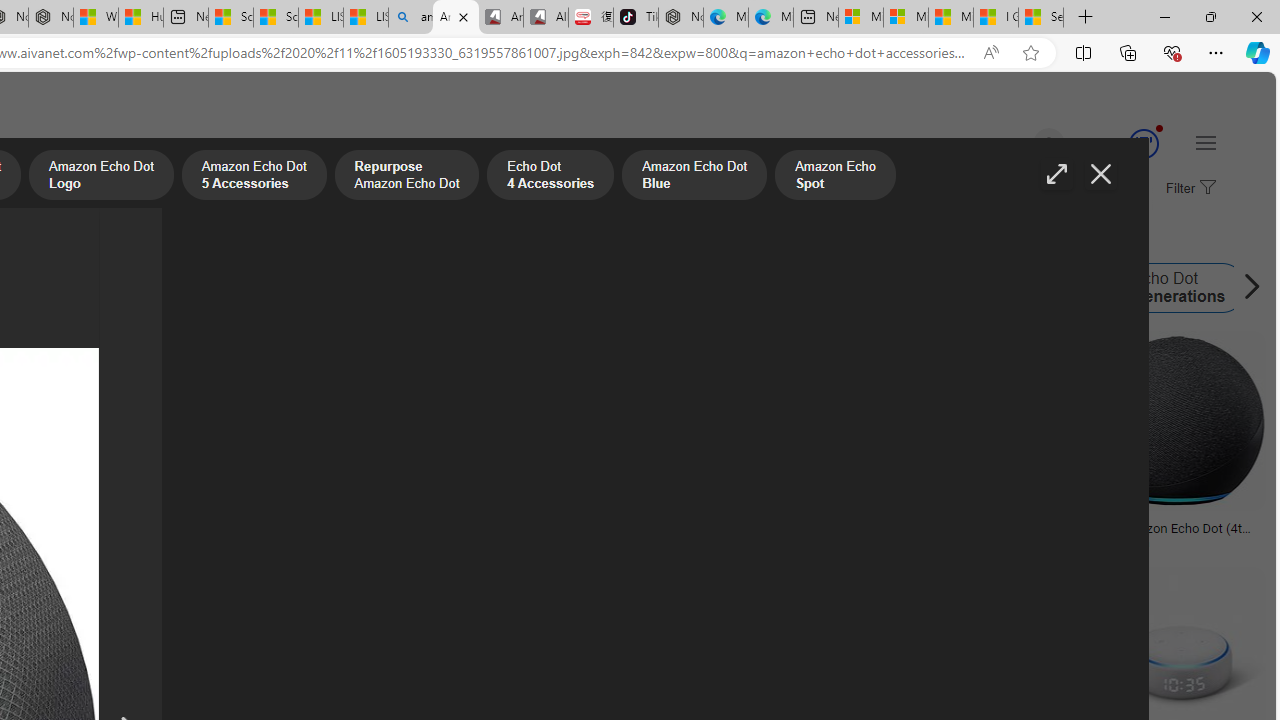 The height and width of the screenshot is (720, 1280). Describe the element at coordinates (1245, 288) in the screenshot. I see `'Scroll right'` at that location.